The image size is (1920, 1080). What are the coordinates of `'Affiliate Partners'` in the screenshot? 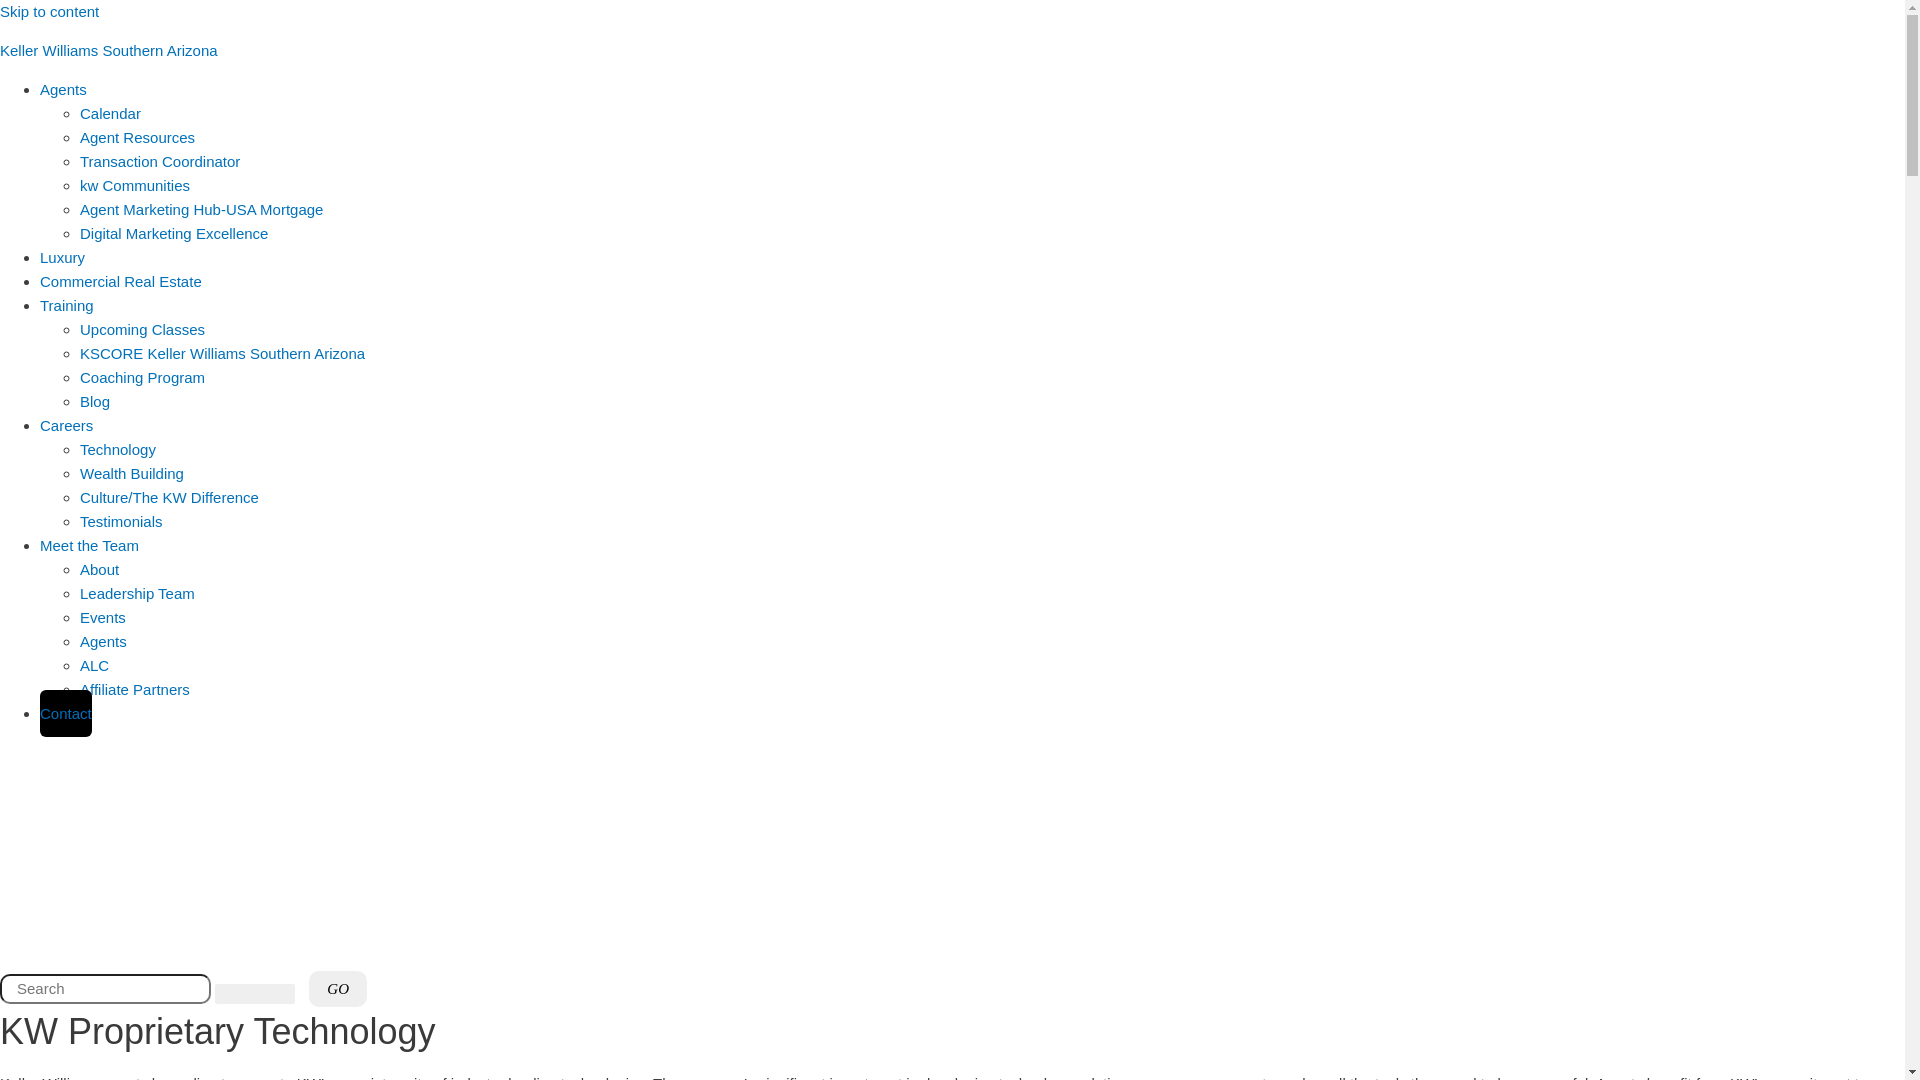 It's located at (133, 688).